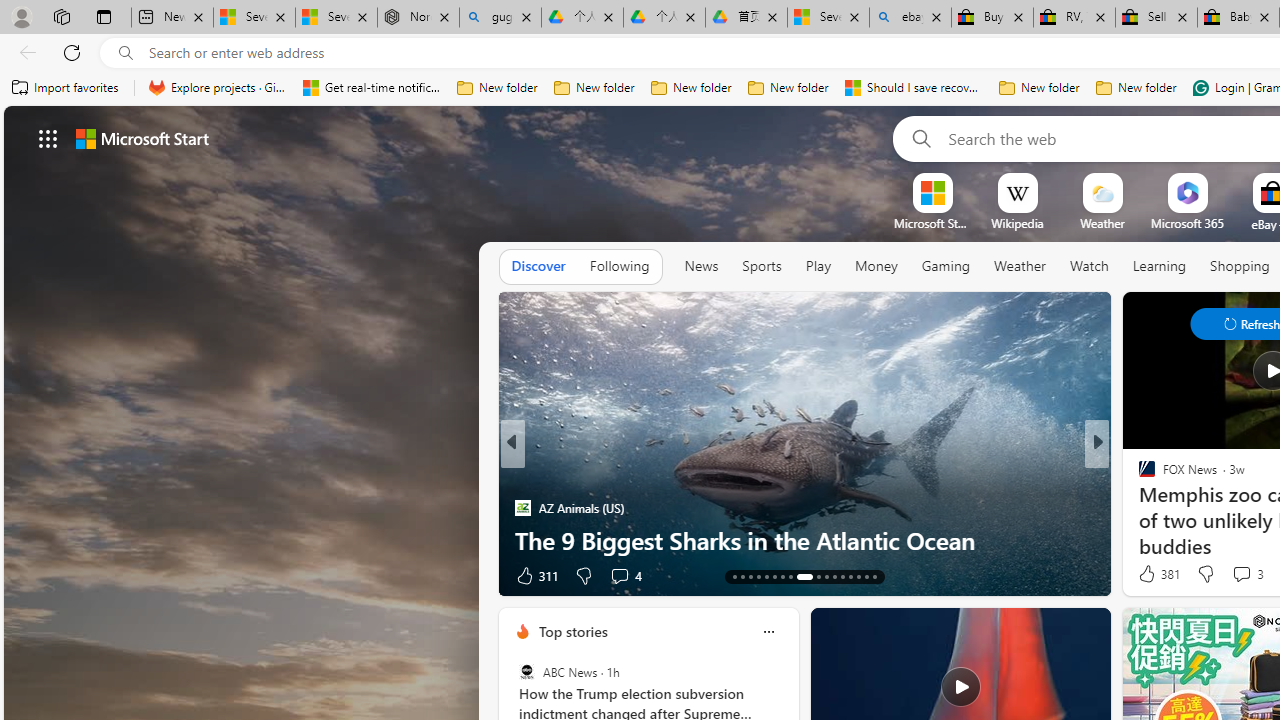  I want to click on 'Nordace - Summer Adventures 2024', so click(417, 17).